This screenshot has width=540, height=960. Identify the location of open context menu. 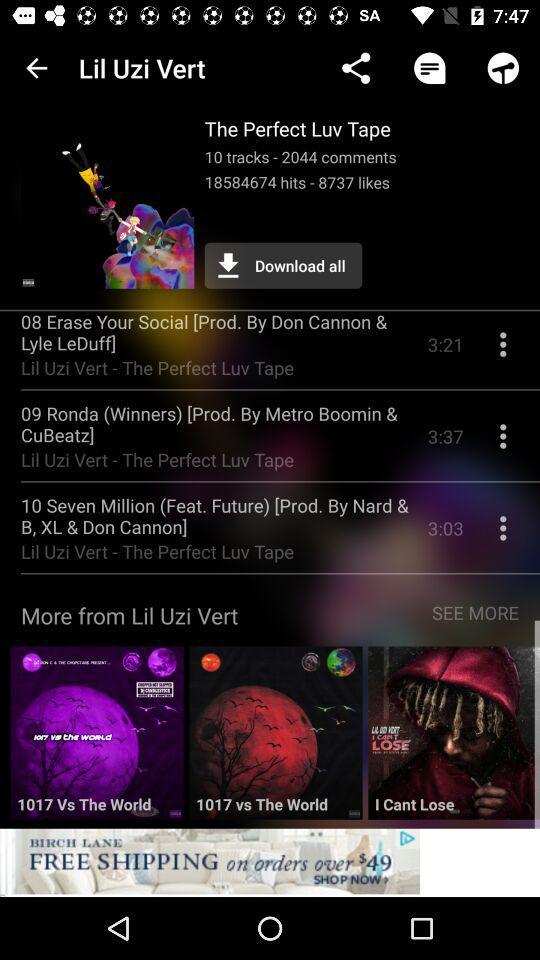
(502, 444).